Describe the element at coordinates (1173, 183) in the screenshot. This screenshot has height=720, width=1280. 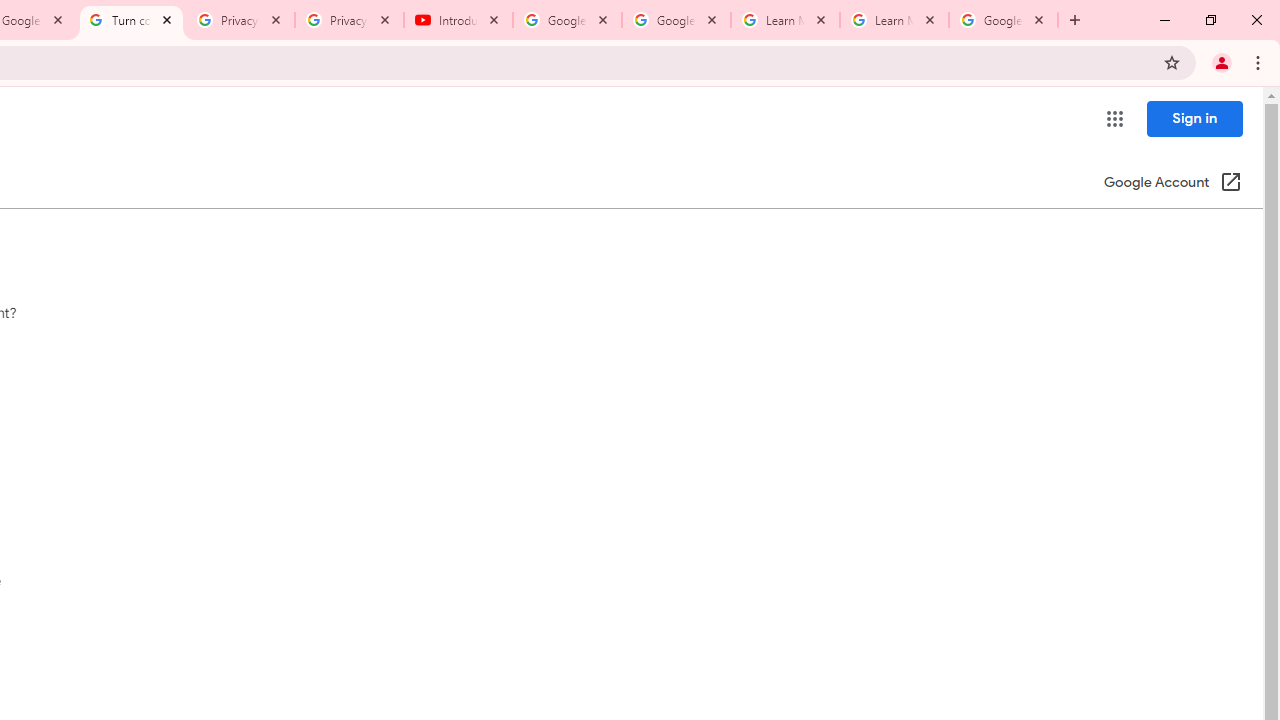
I see `'Google Account (Open in a new window)'` at that location.